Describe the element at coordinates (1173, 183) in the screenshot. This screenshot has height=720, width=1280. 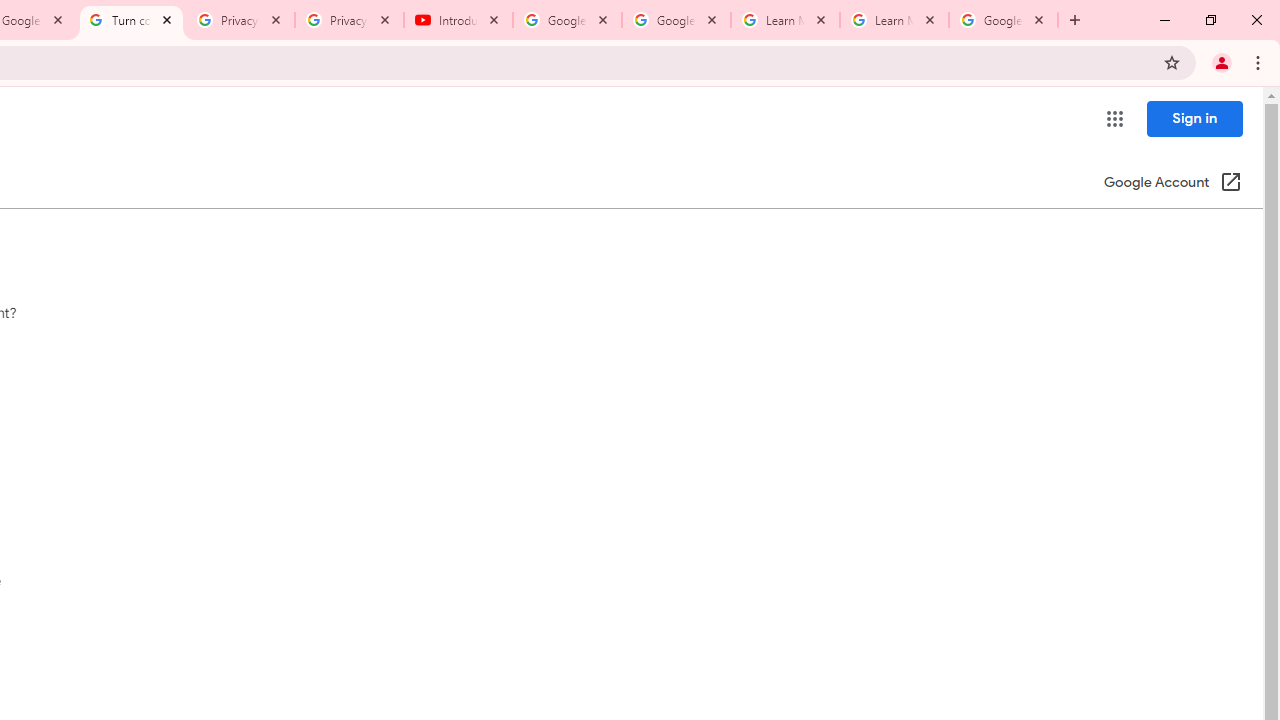
I see `'Google Account (Open in a new window)'` at that location.